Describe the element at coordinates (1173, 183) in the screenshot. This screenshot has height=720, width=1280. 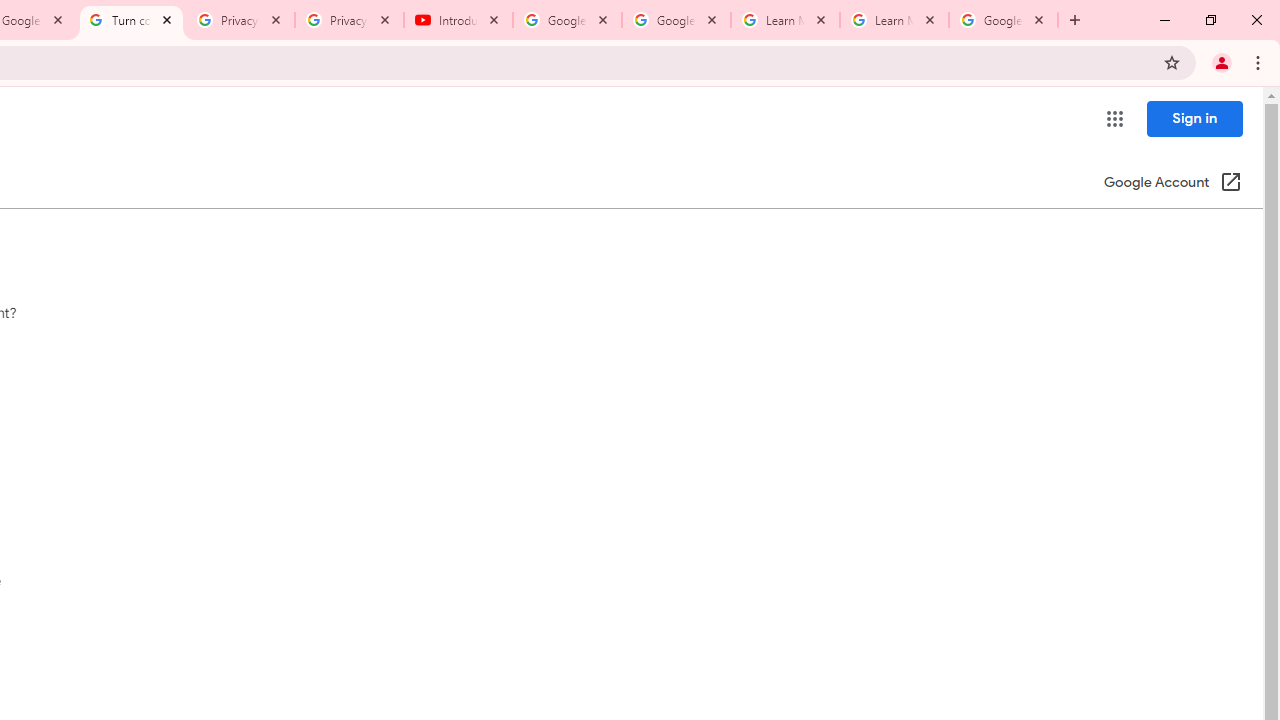
I see `'Google Account (Open in a new window)'` at that location.